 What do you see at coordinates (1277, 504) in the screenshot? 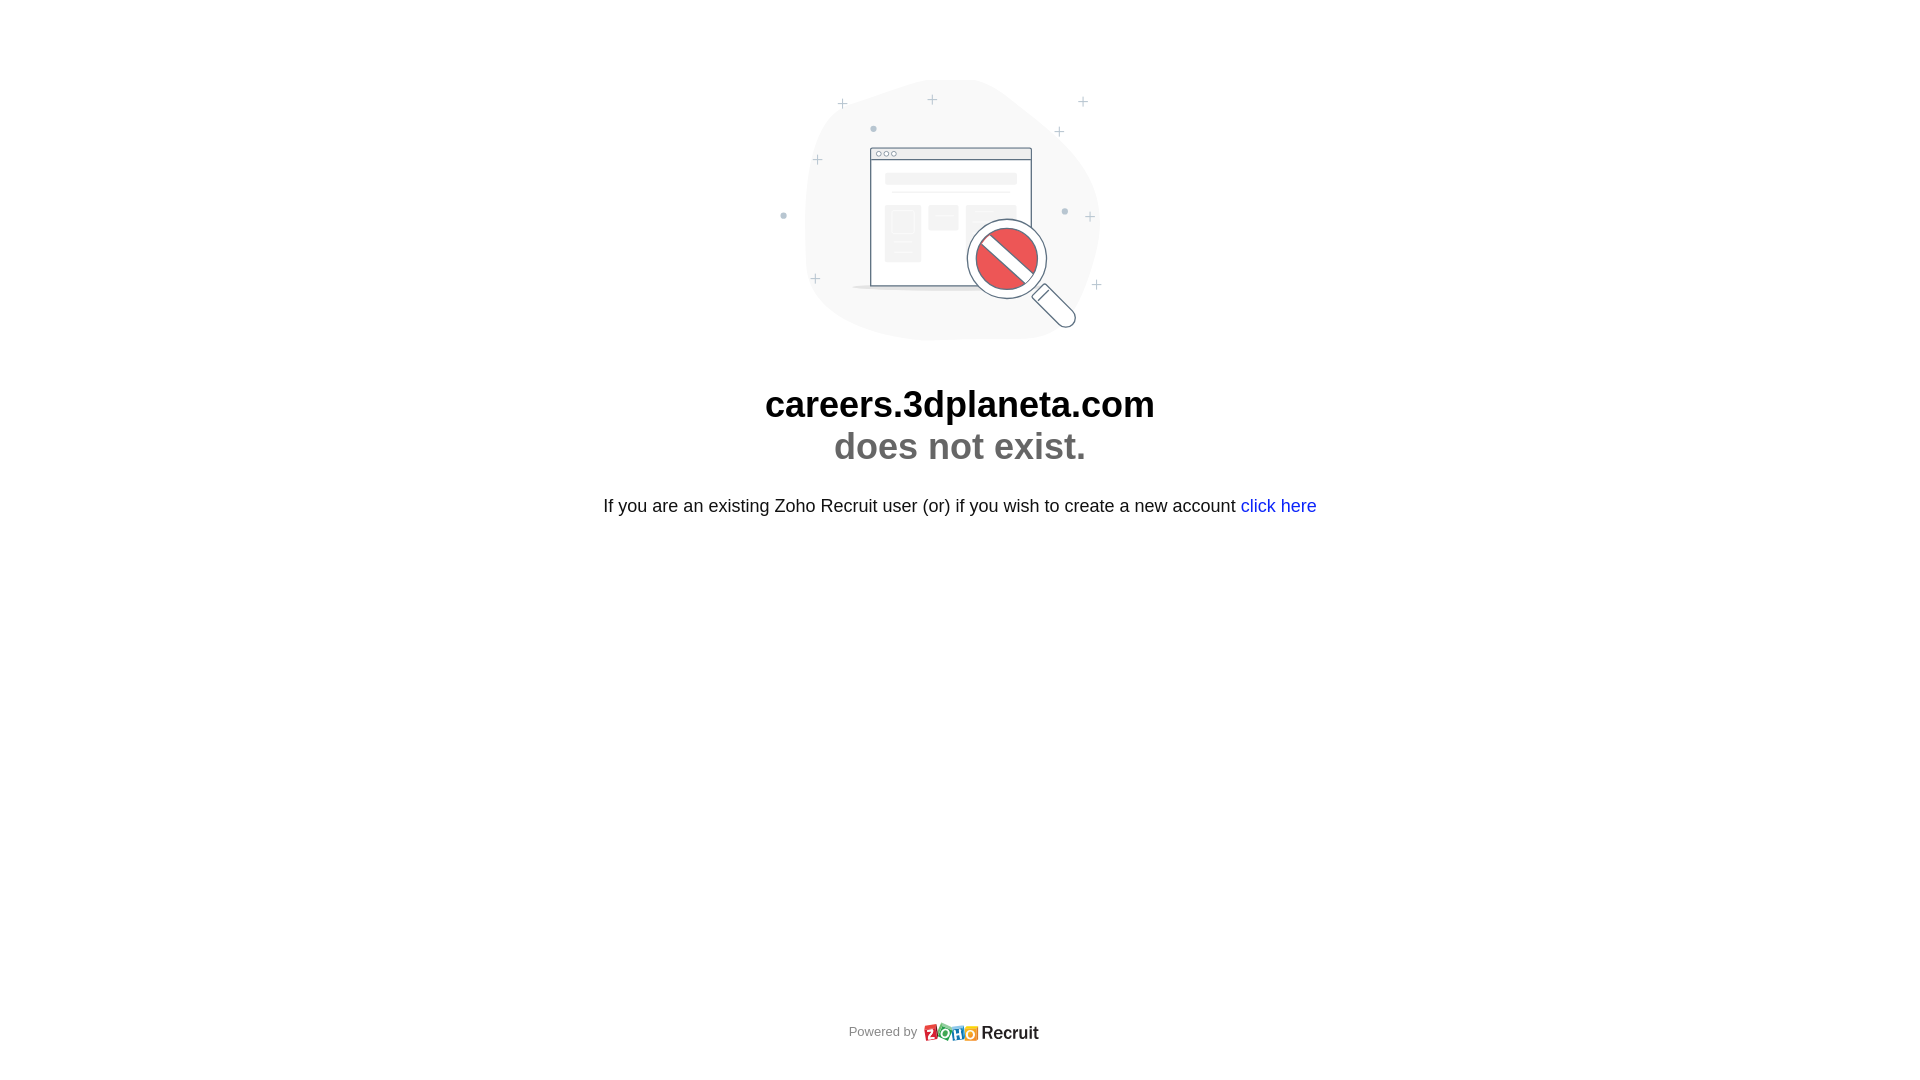
I see `'click here'` at bounding box center [1277, 504].